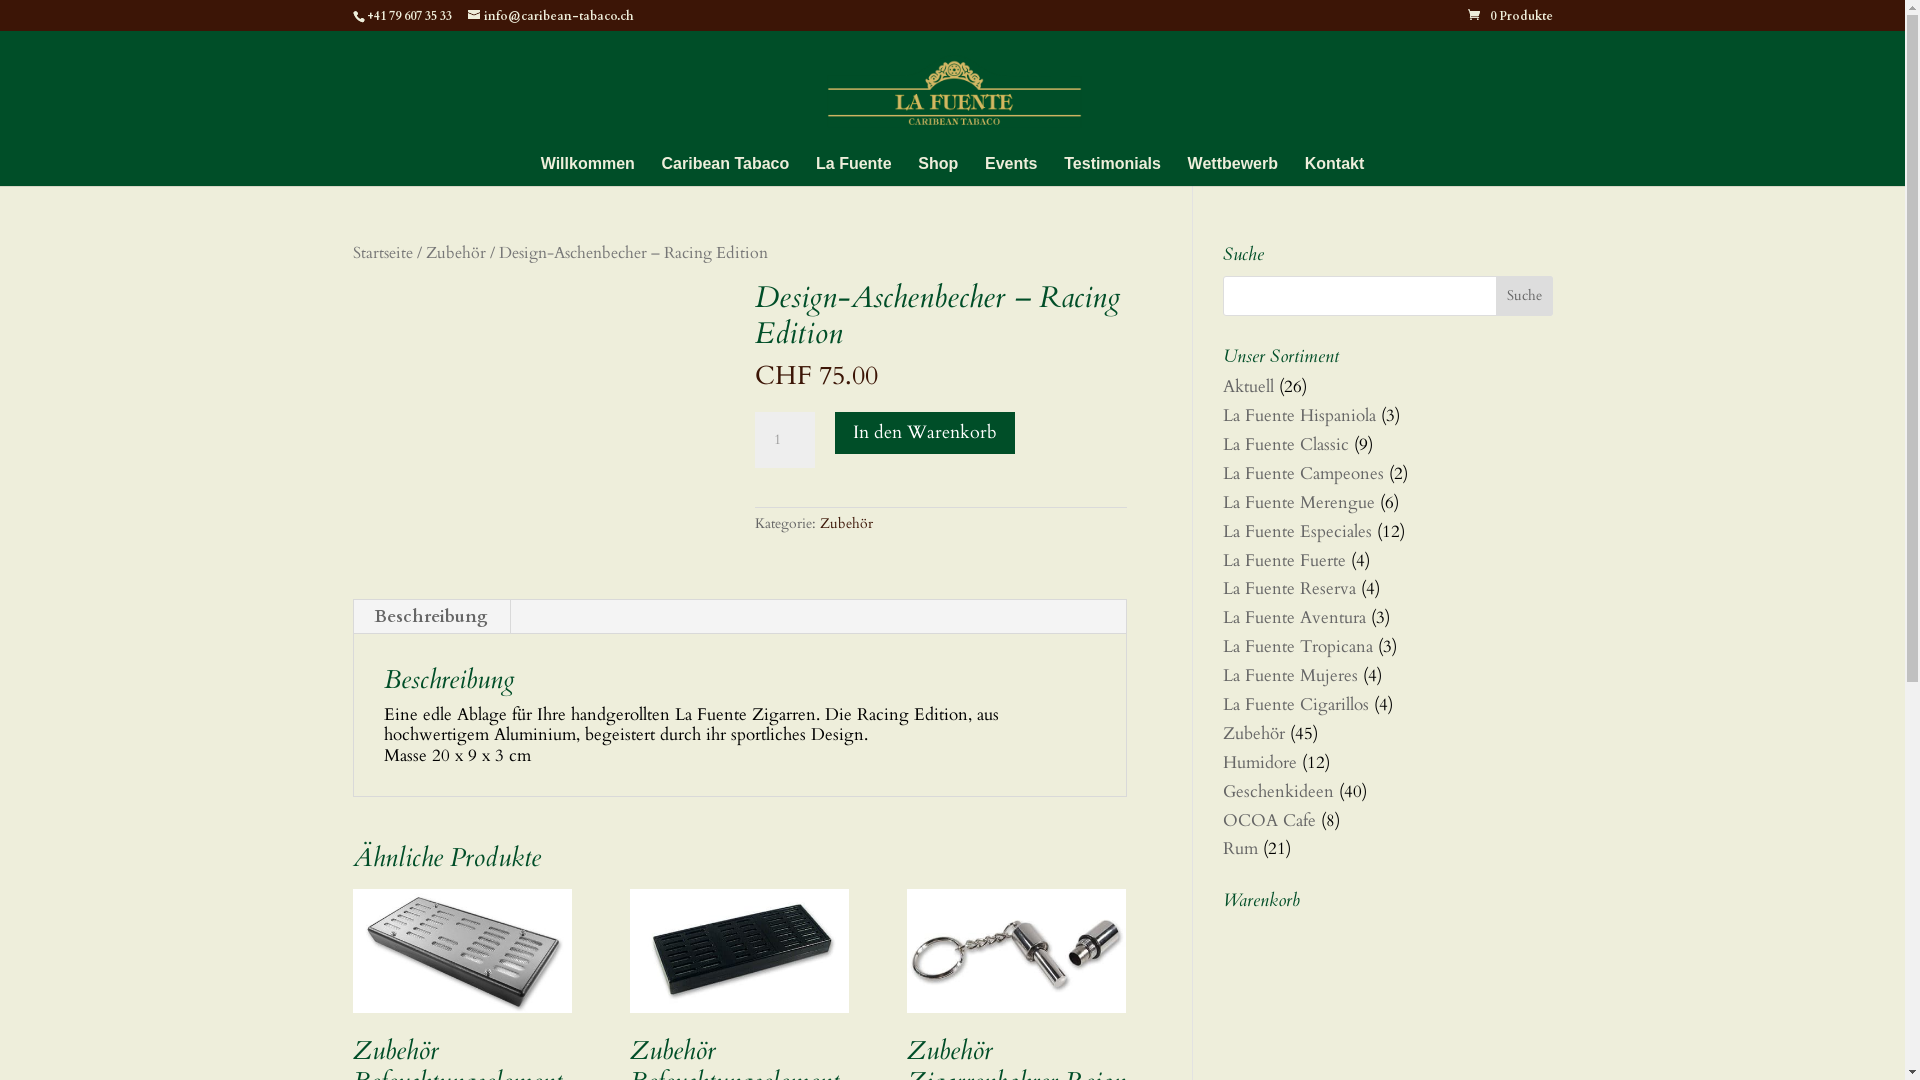  What do you see at coordinates (382, 252) in the screenshot?
I see `'Startseite'` at bounding box center [382, 252].